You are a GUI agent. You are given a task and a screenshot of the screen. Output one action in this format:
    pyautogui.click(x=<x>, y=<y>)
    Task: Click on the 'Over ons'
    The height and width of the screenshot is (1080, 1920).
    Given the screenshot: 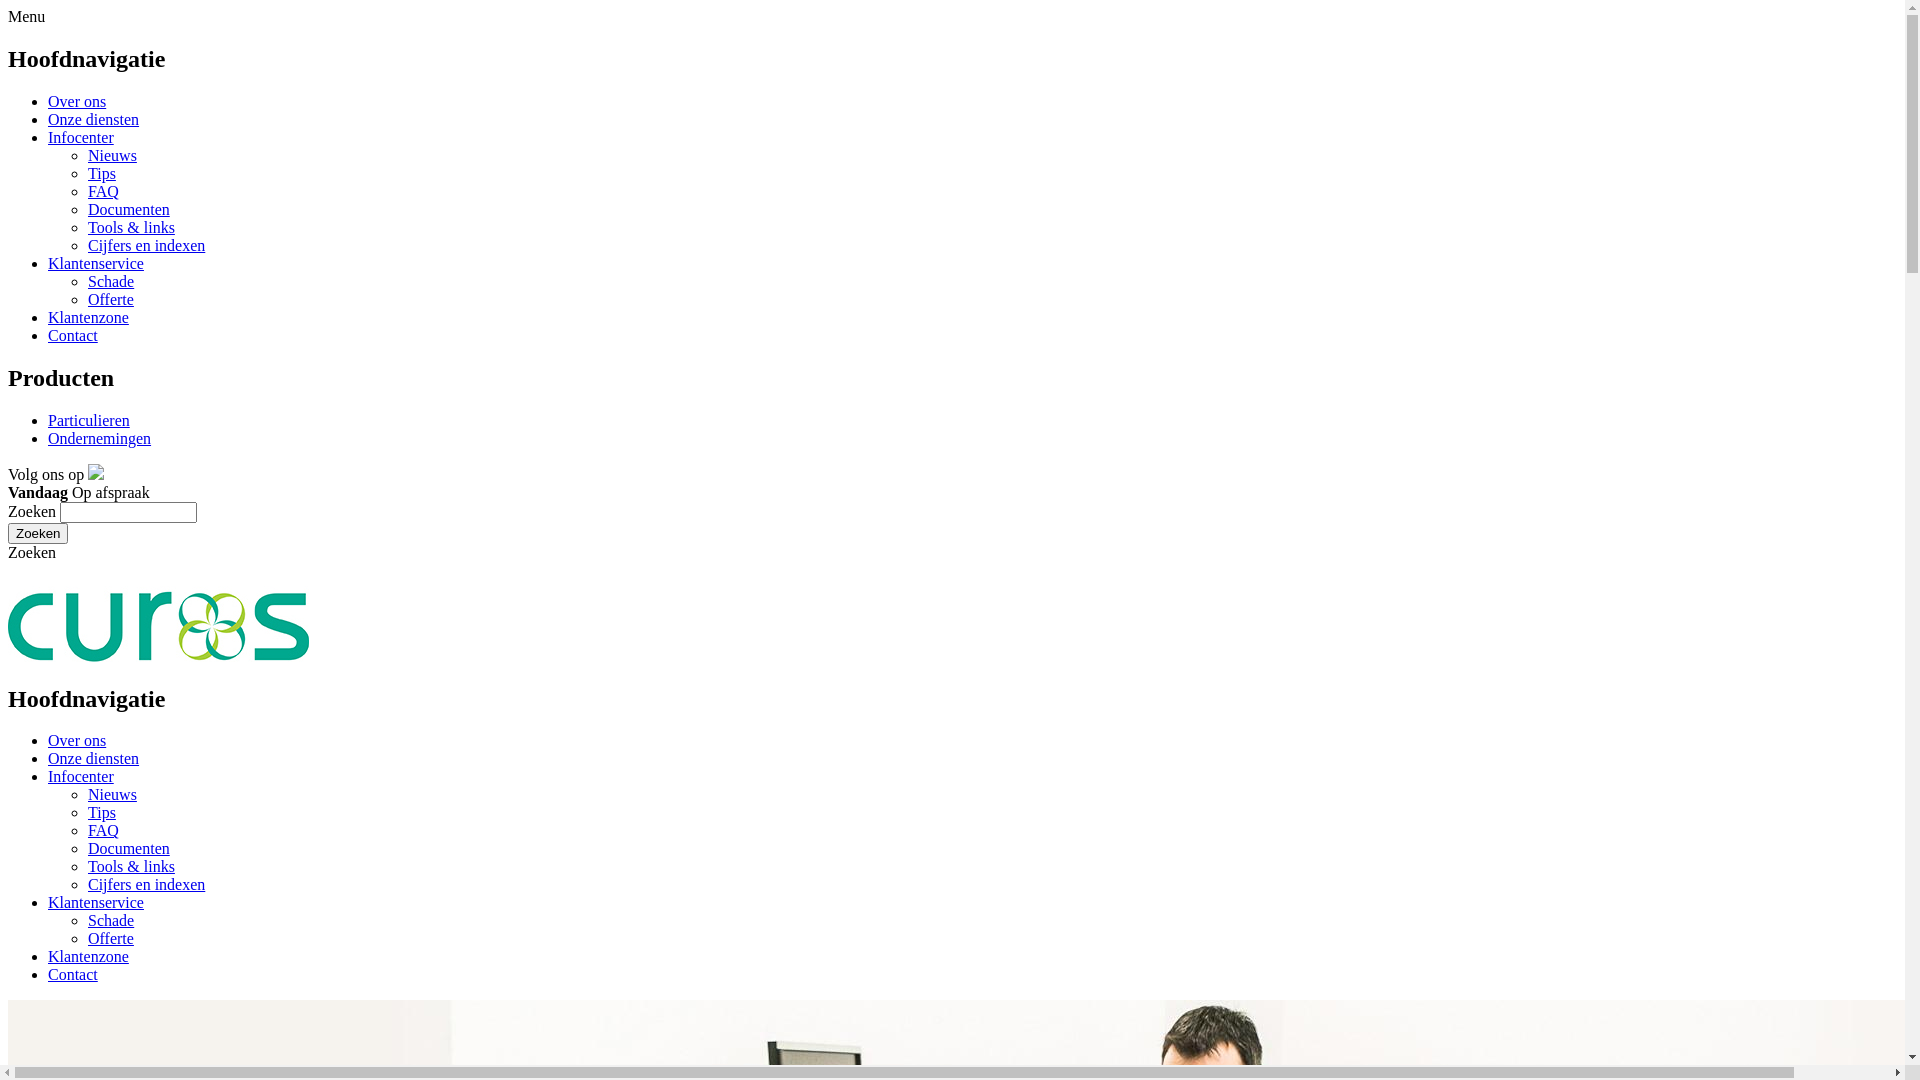 What is the action you would take?
    pyautogui.click(x=76, y=101)
    